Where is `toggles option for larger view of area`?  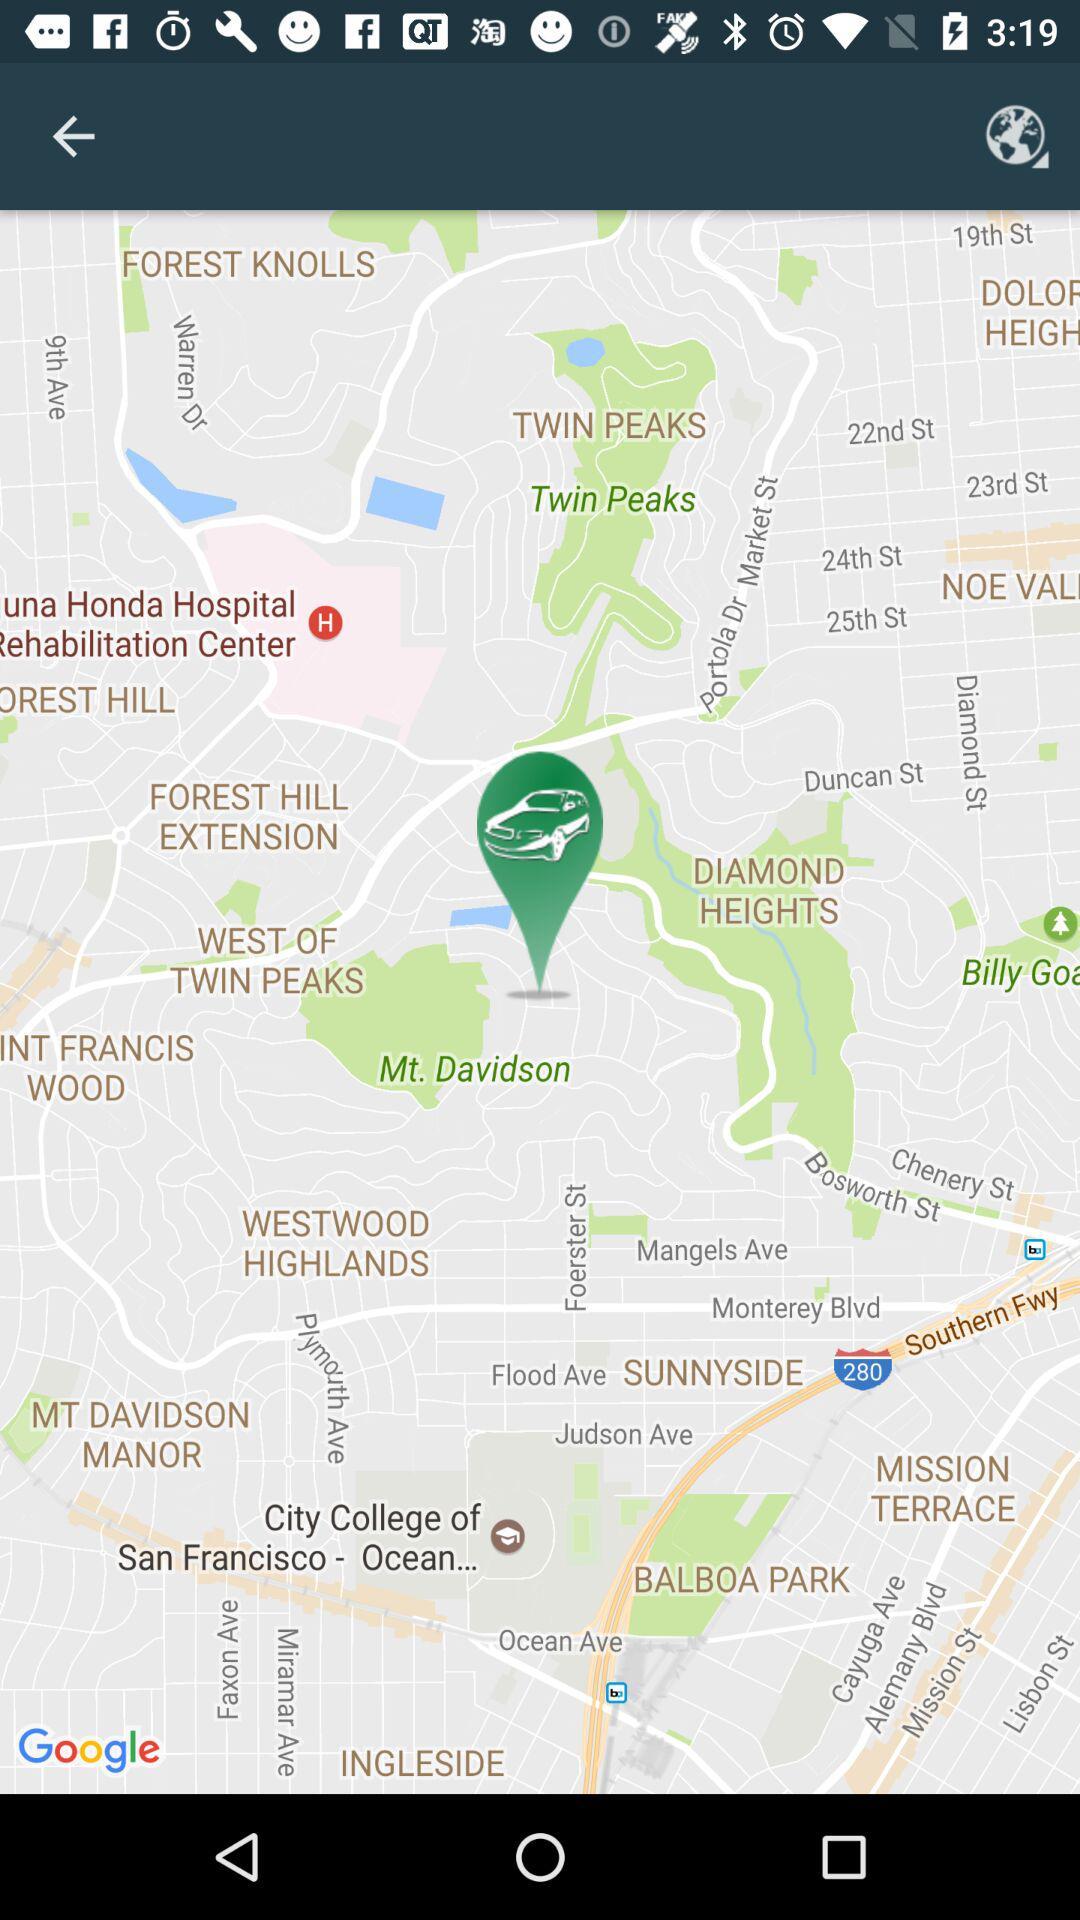 toggles option for larger view of area is located at coordinates (1017, 135).